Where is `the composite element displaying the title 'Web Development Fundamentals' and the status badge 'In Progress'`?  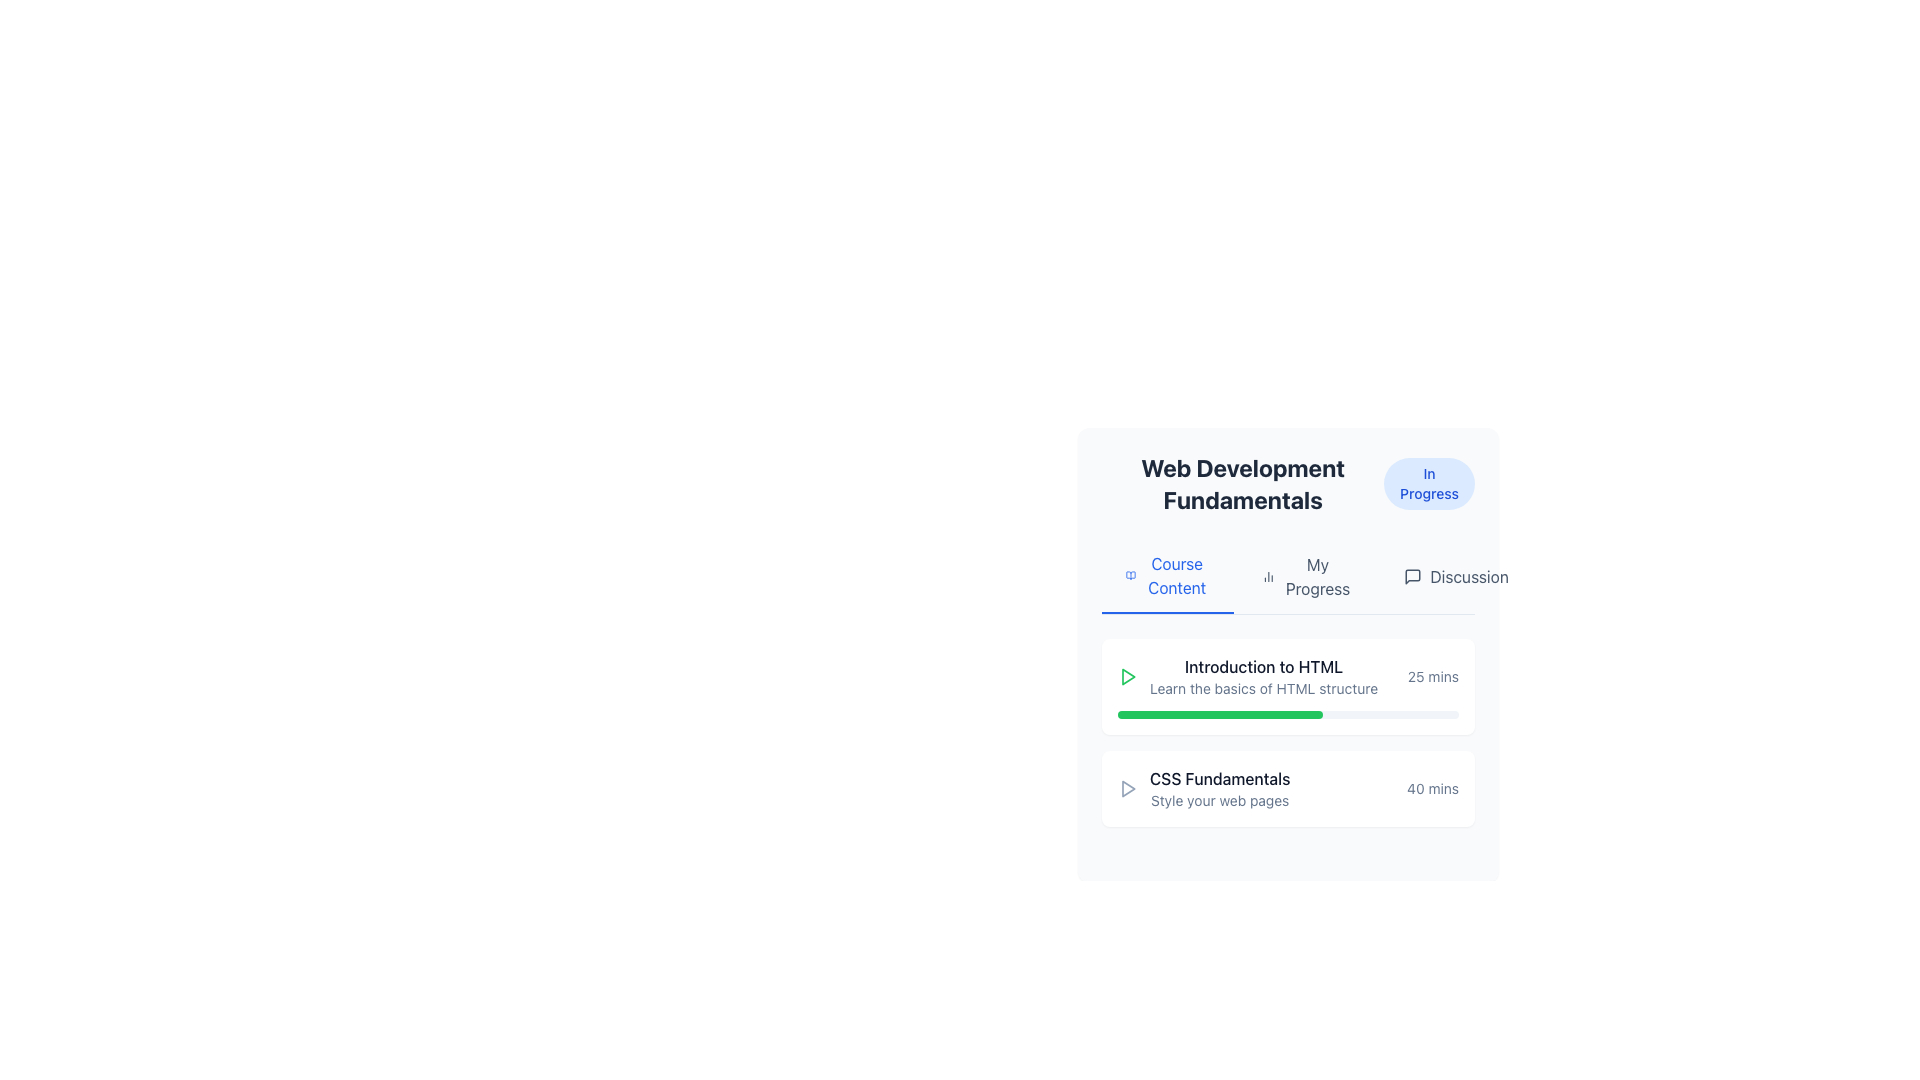 the composite element displaying the title 'Web Development Fundamentals' and the status badge 'In Progress' is located at coordinates (1288, 483).